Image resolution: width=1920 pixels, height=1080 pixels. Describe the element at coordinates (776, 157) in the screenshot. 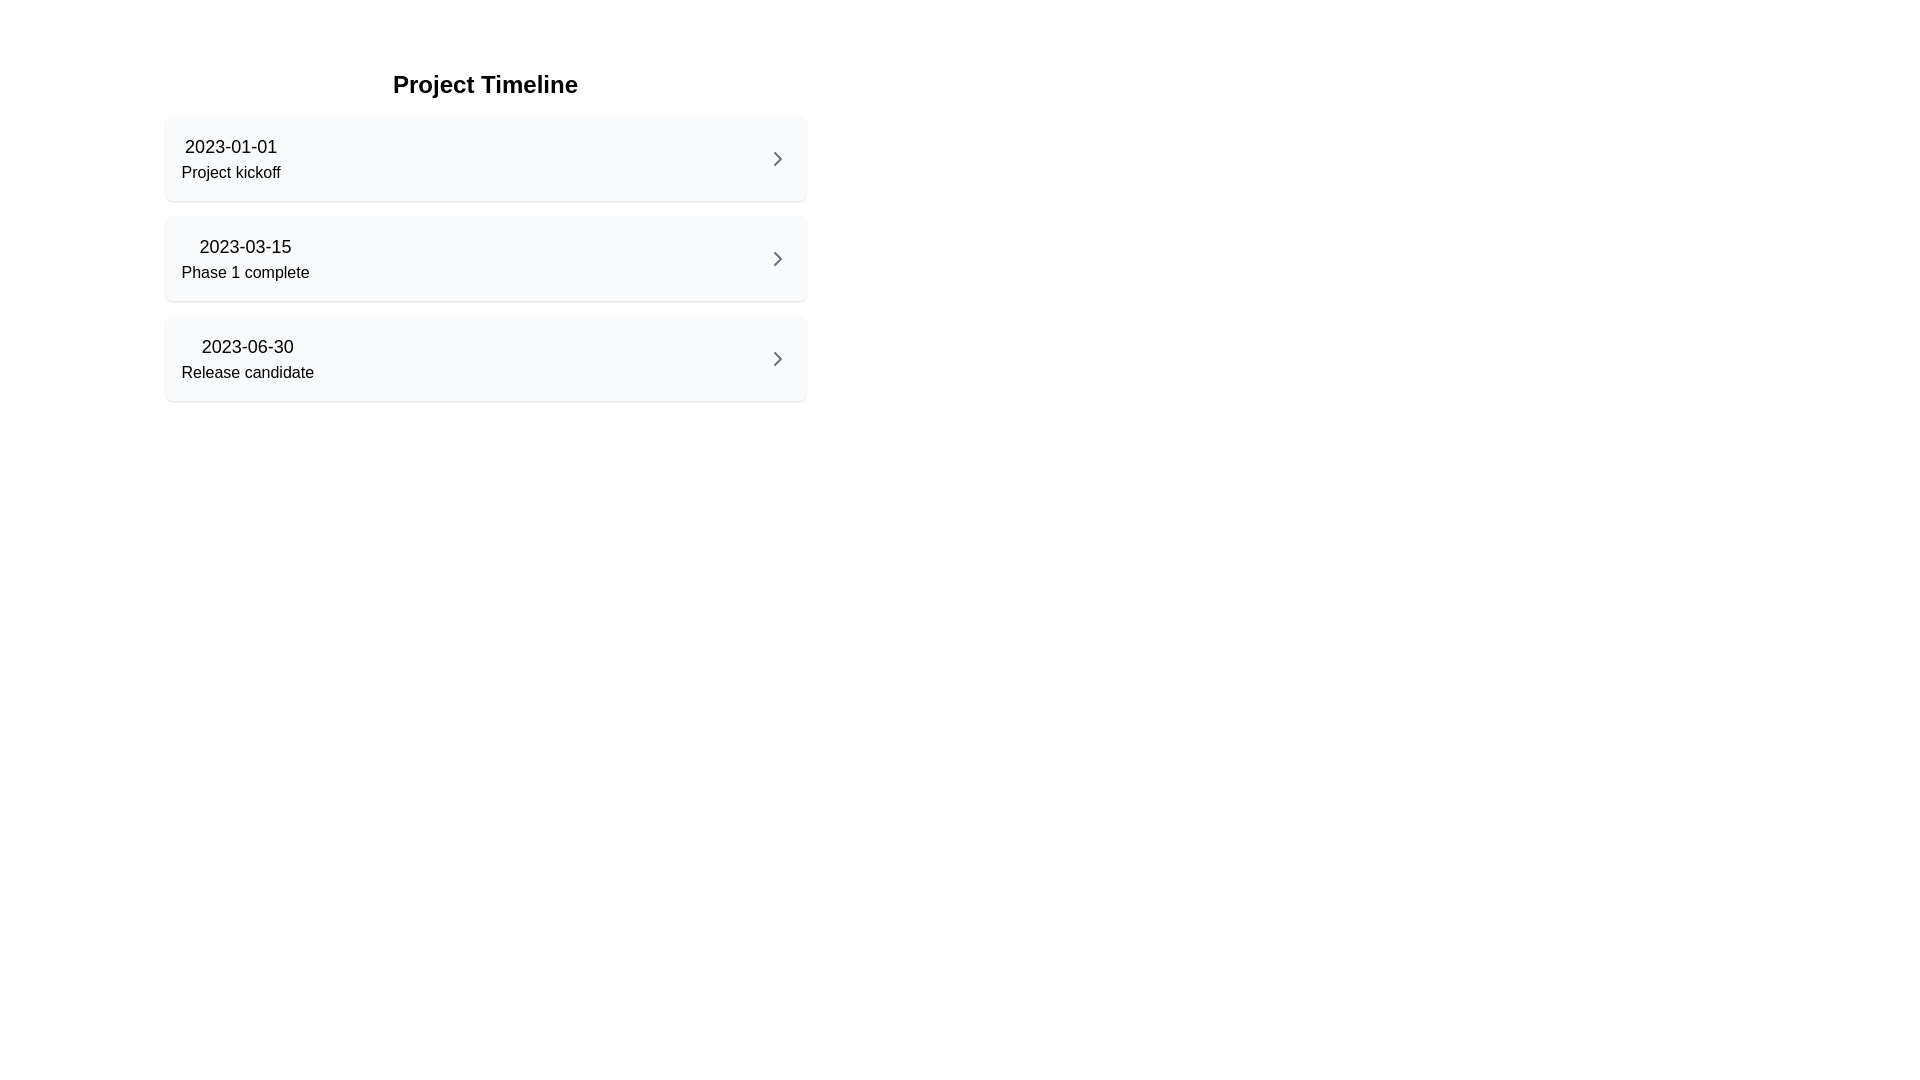

I see `the navigation button located at the rightmost end of the '2023-01-01 Project kickoff' row` at that location.